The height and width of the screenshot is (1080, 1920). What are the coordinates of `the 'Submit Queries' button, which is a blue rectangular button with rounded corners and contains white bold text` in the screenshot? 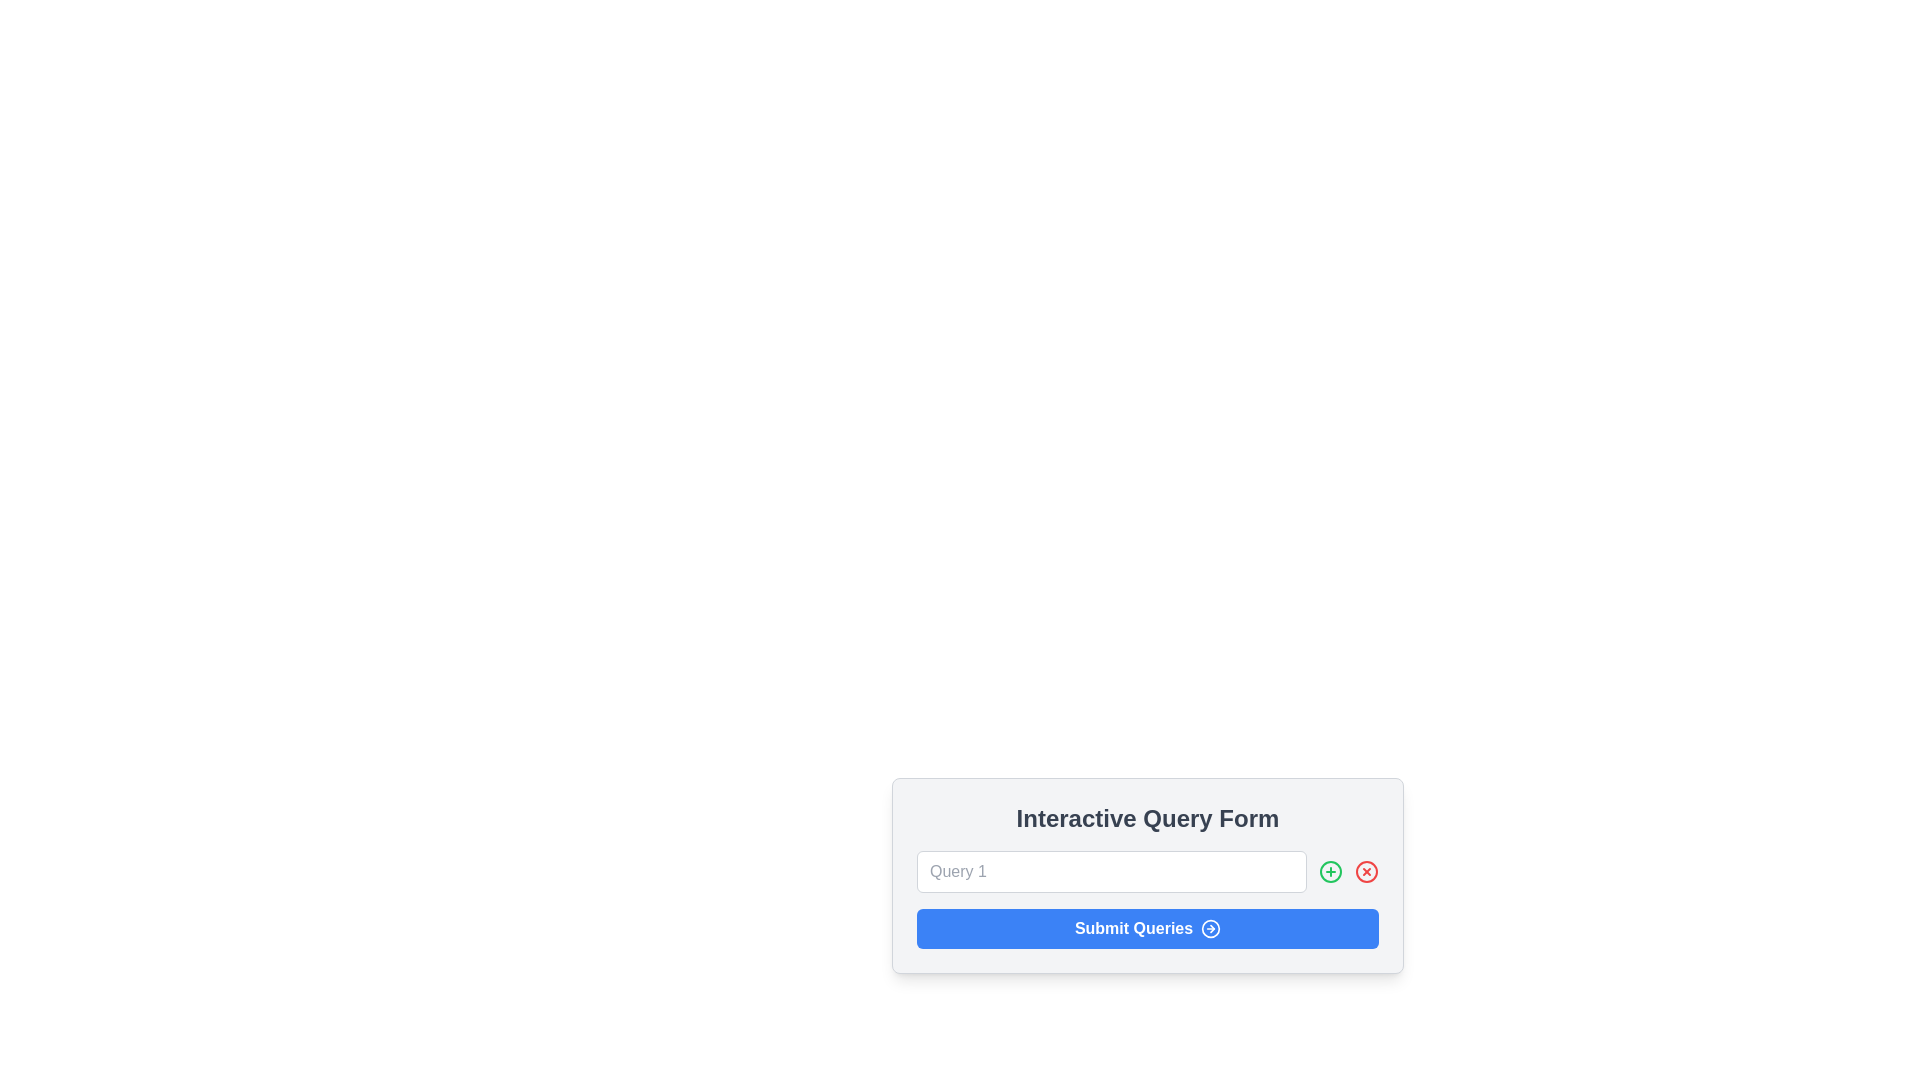 It's located at (1147, 929).